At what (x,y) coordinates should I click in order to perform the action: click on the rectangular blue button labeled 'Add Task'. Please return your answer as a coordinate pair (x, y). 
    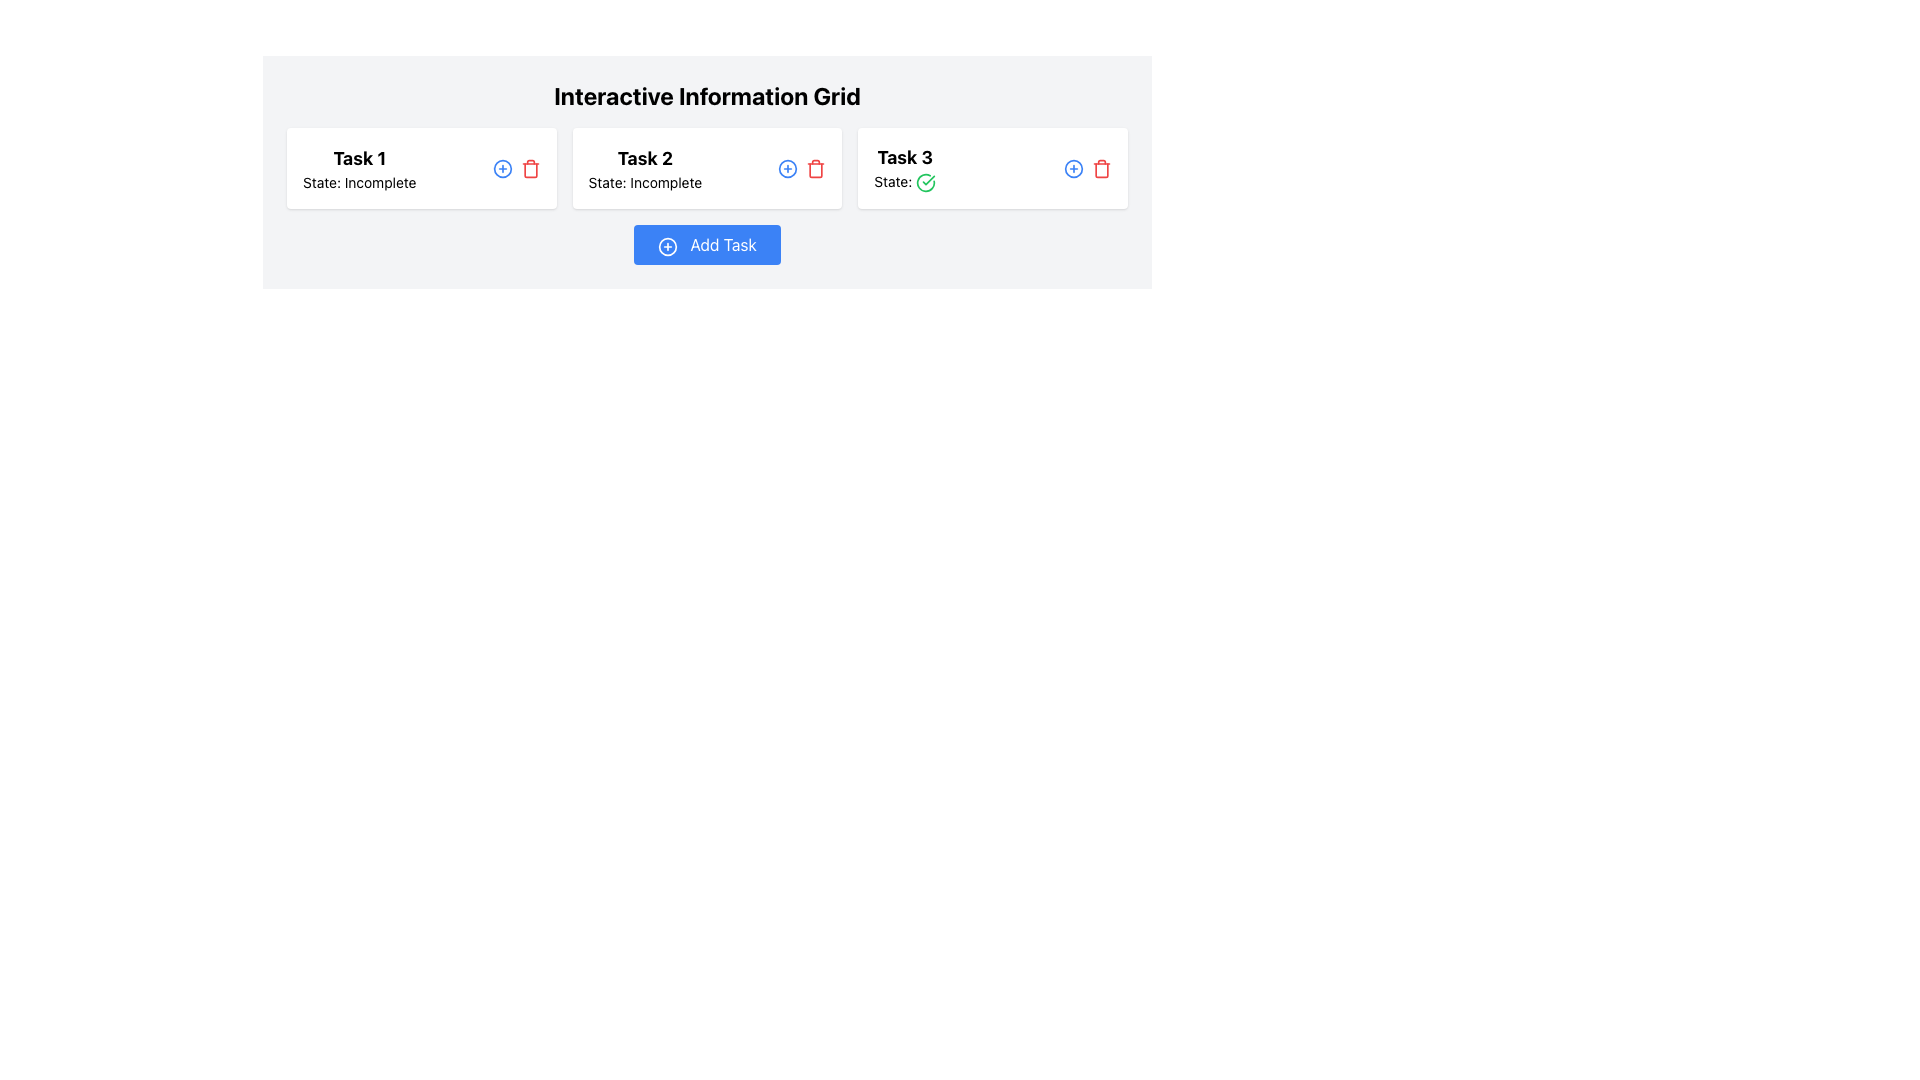
    Looking at the image, I should click on (707, 244).